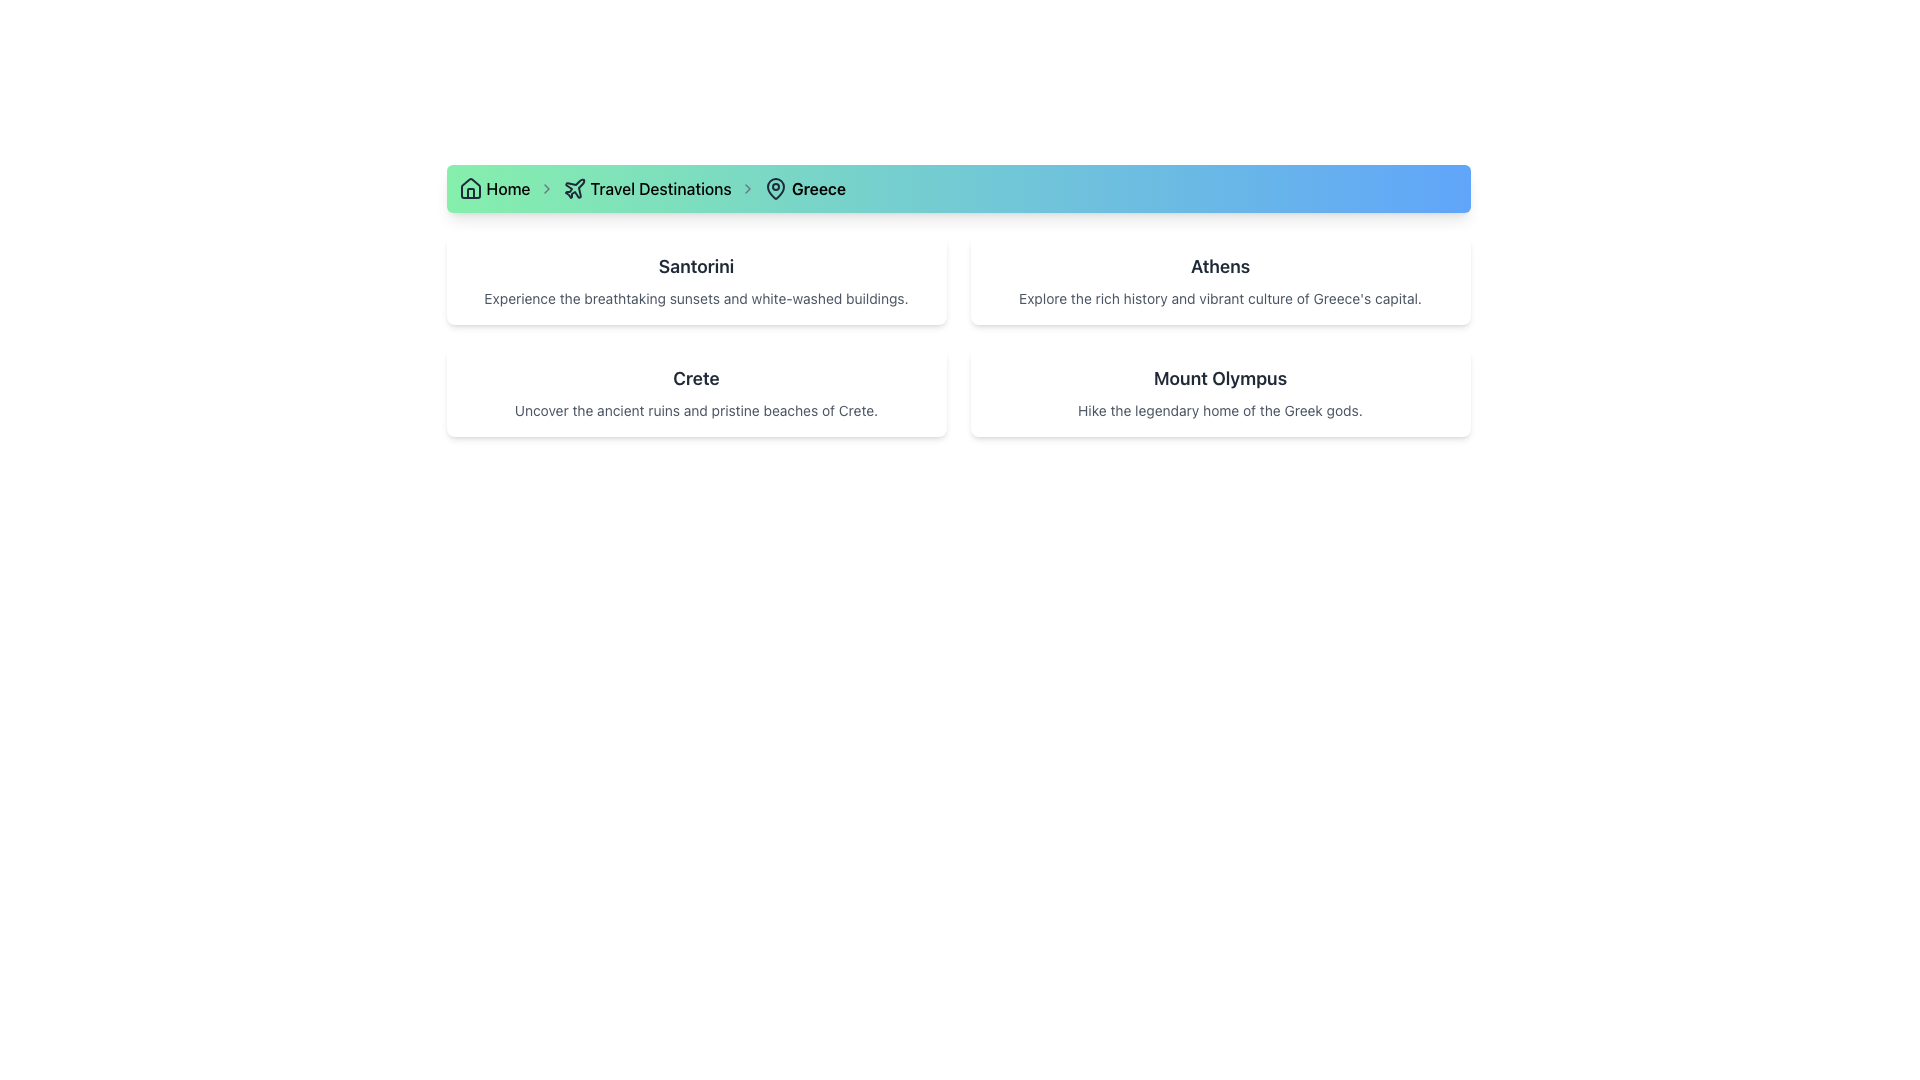 The width and height of the screenshot is (1920, 1080). Describe the element at coordinates (696, 265) in the screenshot. I see `the heading text element for the location 'Santorini', which is positioned on the left side of the cards and above the description text` at that location.